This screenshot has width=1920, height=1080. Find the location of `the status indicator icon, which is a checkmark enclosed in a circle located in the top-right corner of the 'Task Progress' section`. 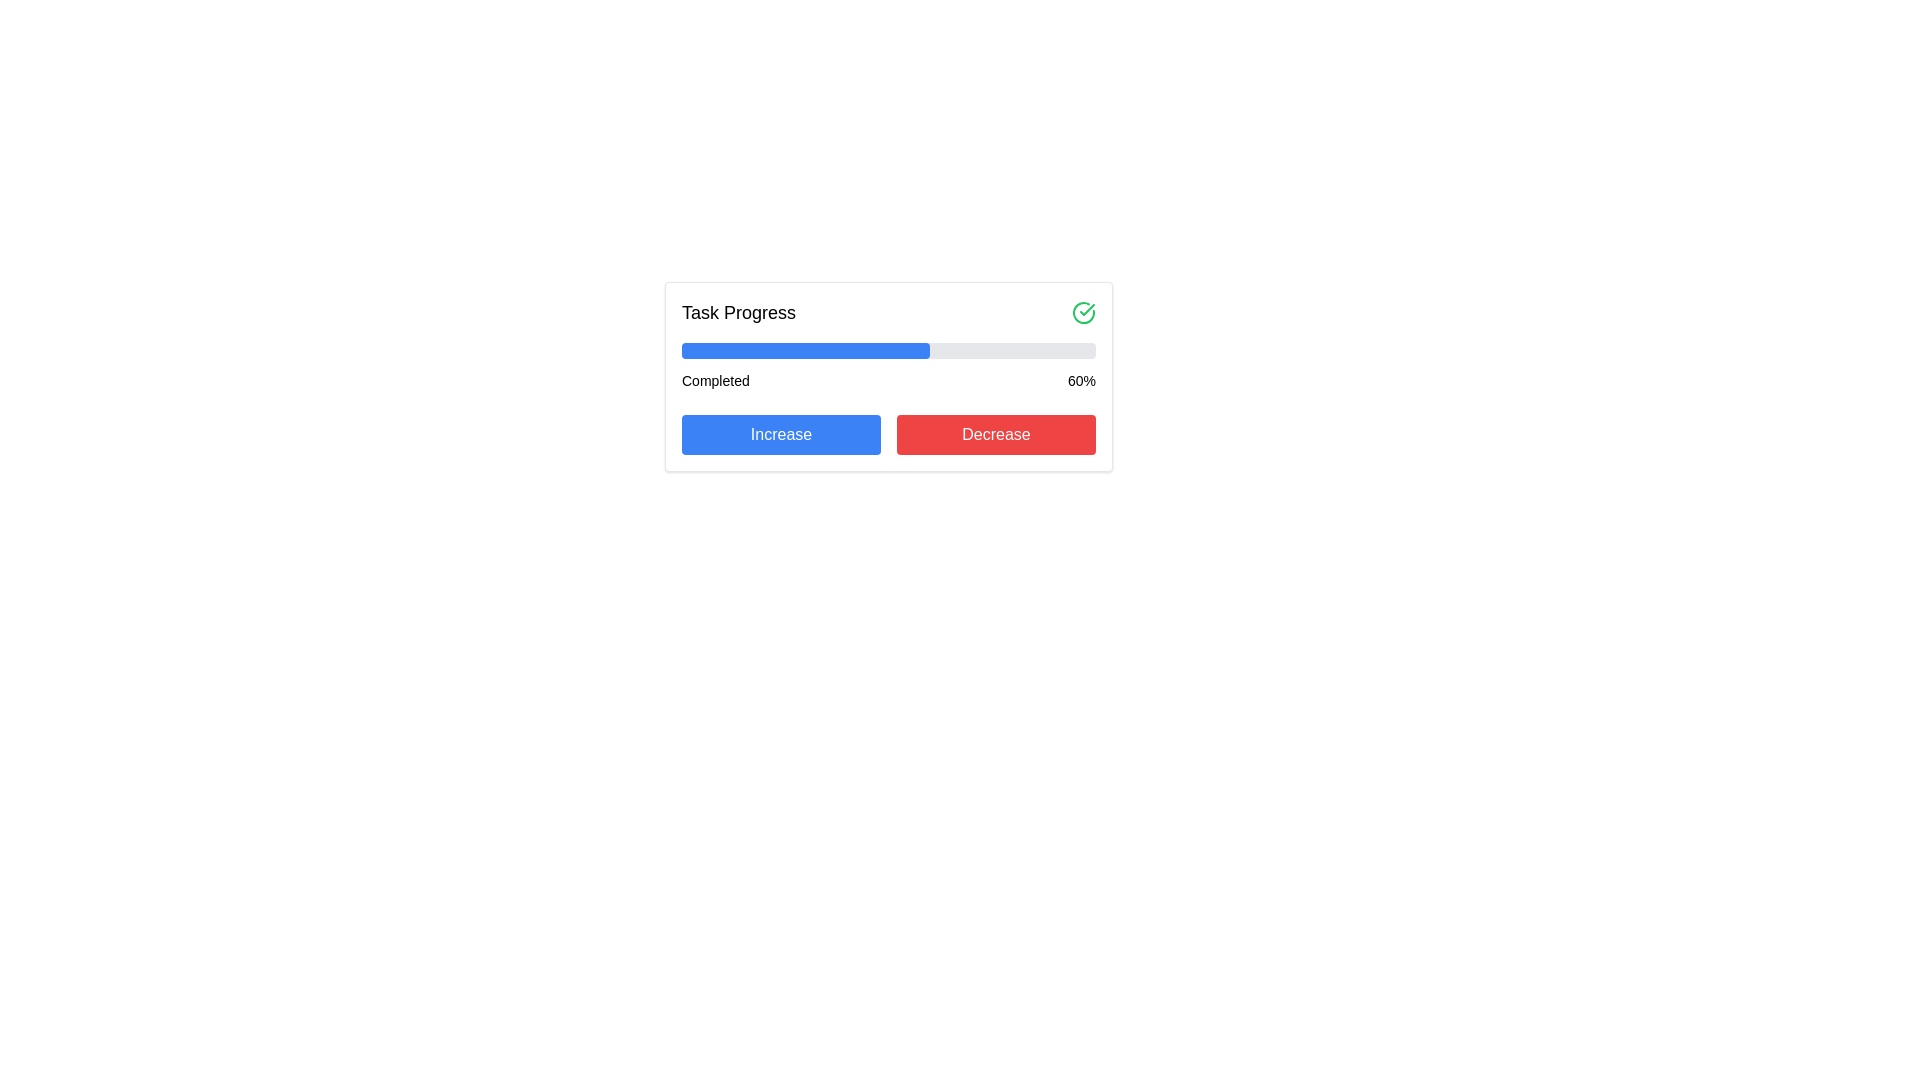

the status indicator icon, which is a checkmark enclosed in a circle located in the top-right corner of the 'Task Progress' section is located at coordinates (1083, 312).